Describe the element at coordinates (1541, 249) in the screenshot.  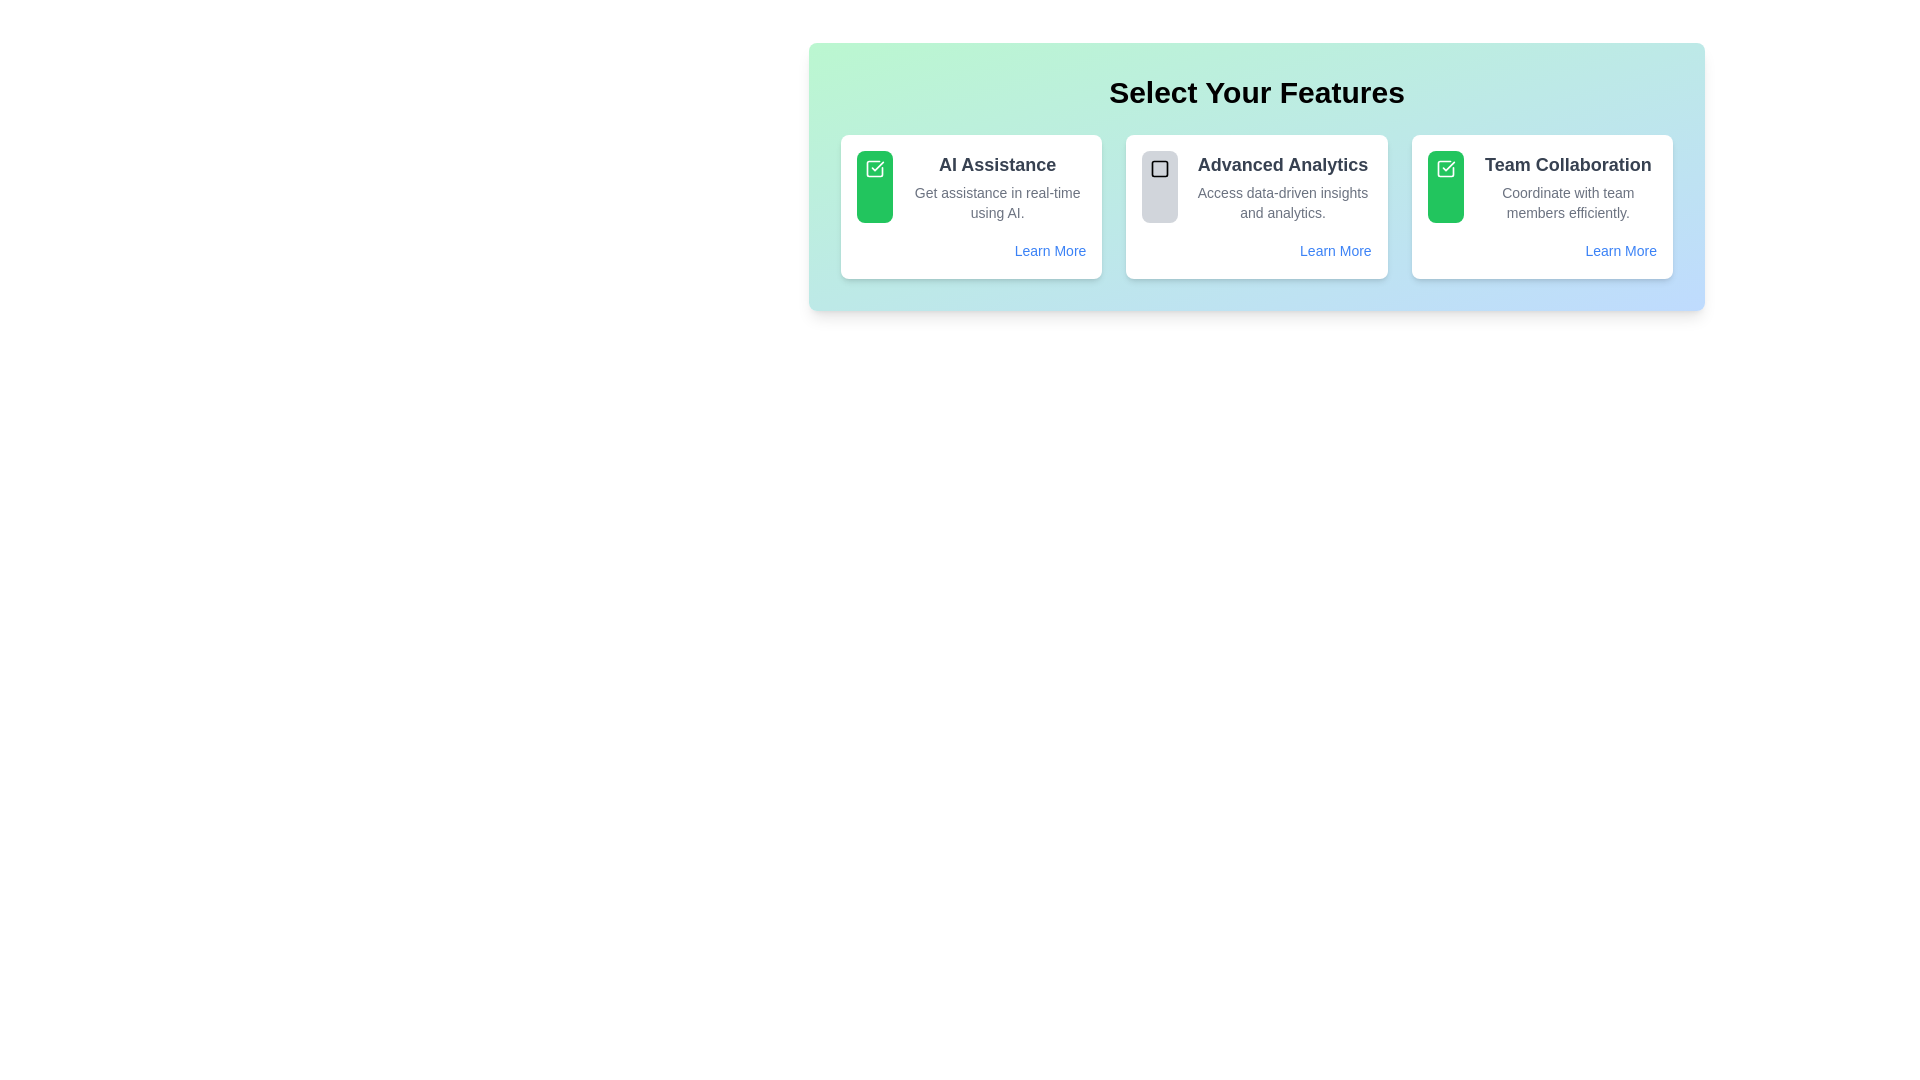
I see `the hyperlink located at the bottom-right corner of the 'Team Collaboration' card` at that location.